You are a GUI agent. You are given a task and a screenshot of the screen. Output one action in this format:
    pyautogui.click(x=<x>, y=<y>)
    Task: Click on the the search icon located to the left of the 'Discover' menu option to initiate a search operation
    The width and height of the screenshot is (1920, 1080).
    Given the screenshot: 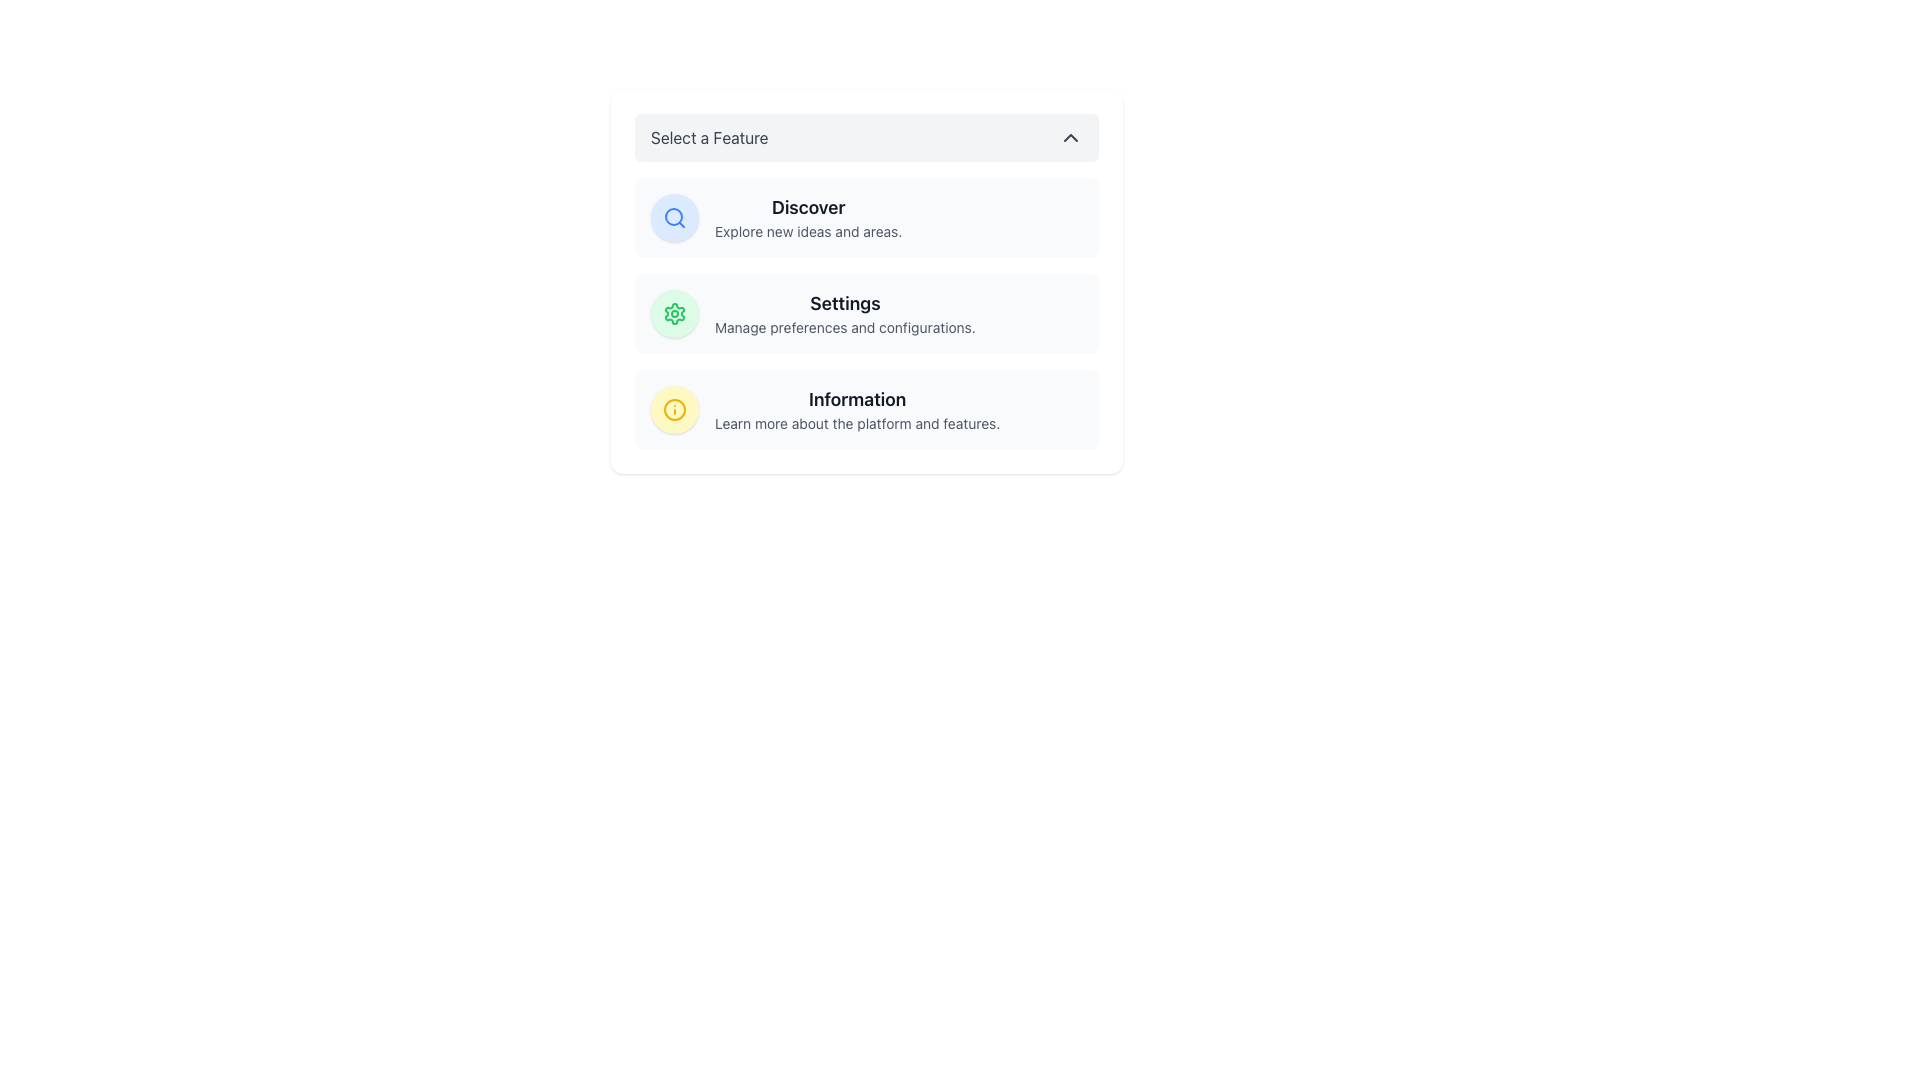 What is the action you would take?
    pyautogui.click(x=675, y=218)
    